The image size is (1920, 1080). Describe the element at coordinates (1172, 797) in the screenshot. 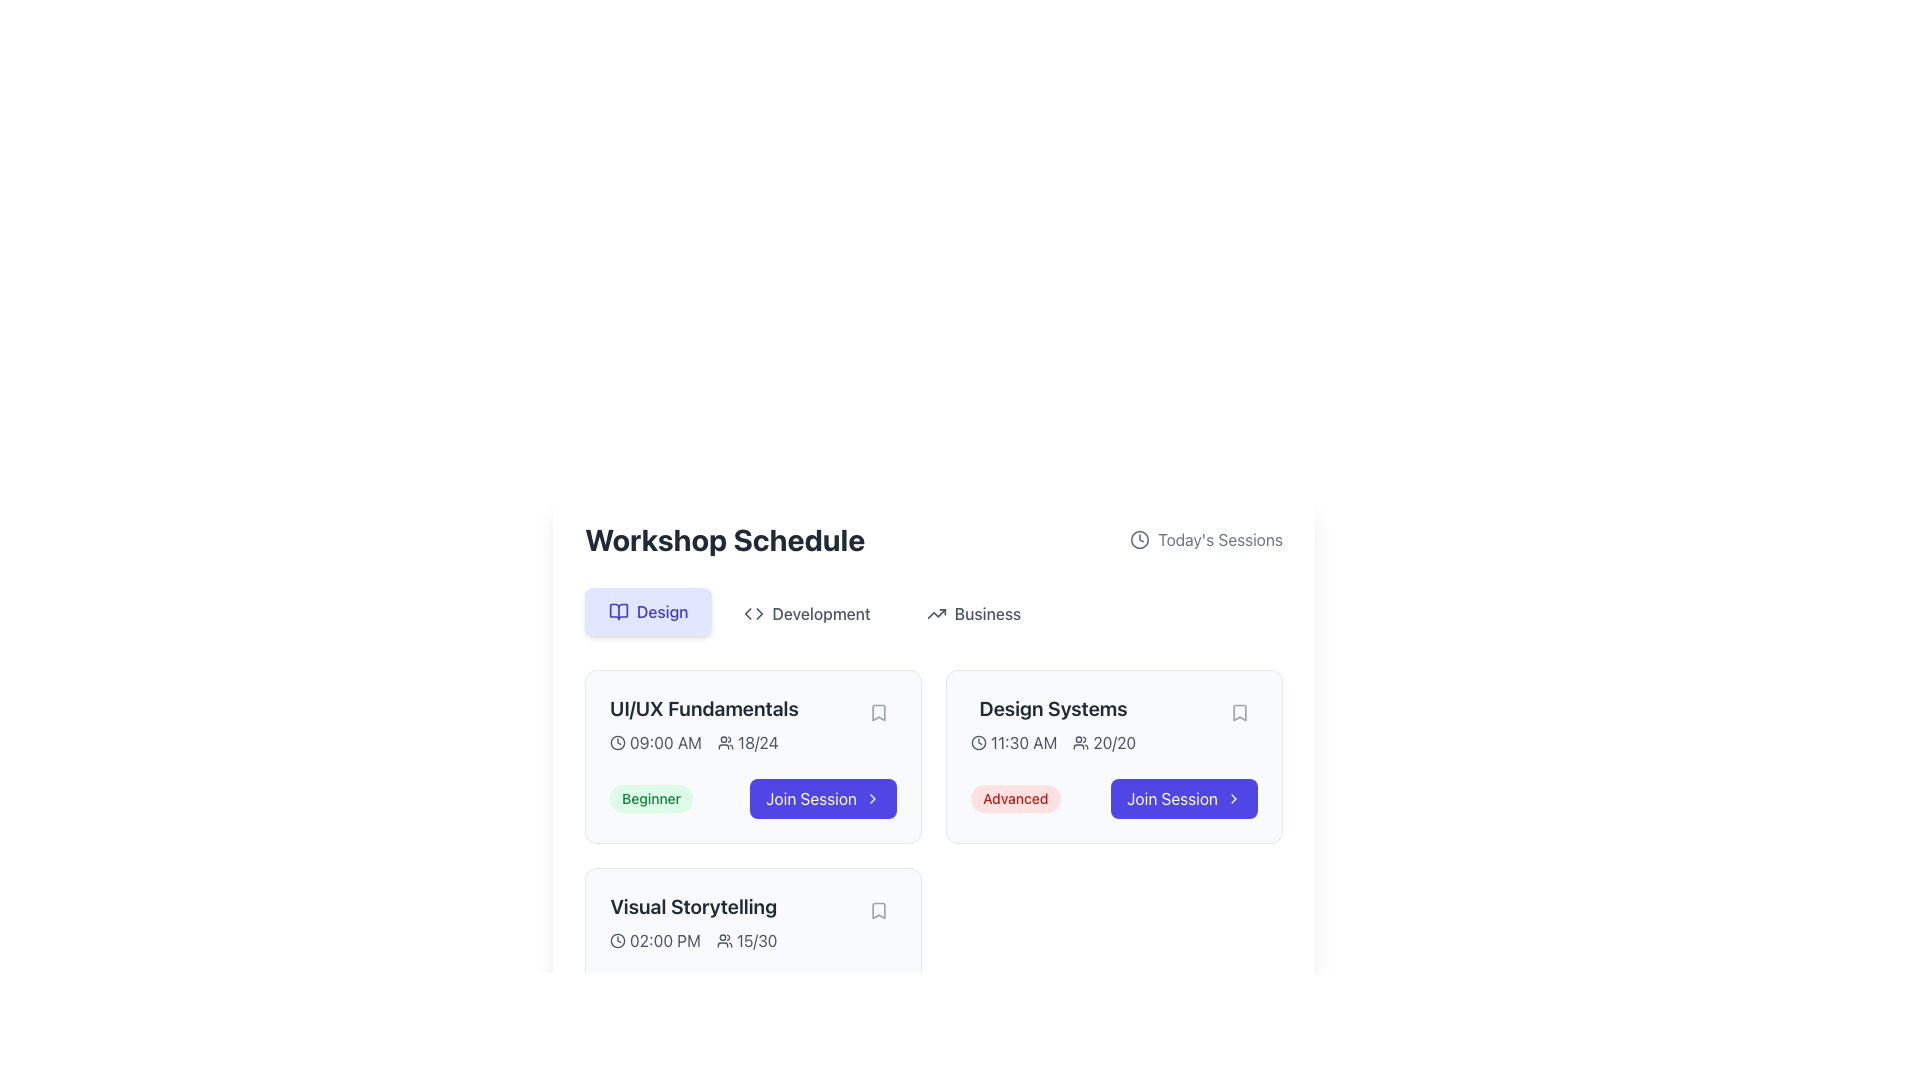

I see `the 'Join Session' button, which is a prominently styled interactive button with white text on a purple background, located in the lower-right portion of the 'Design Systems' workshop card` at that location.